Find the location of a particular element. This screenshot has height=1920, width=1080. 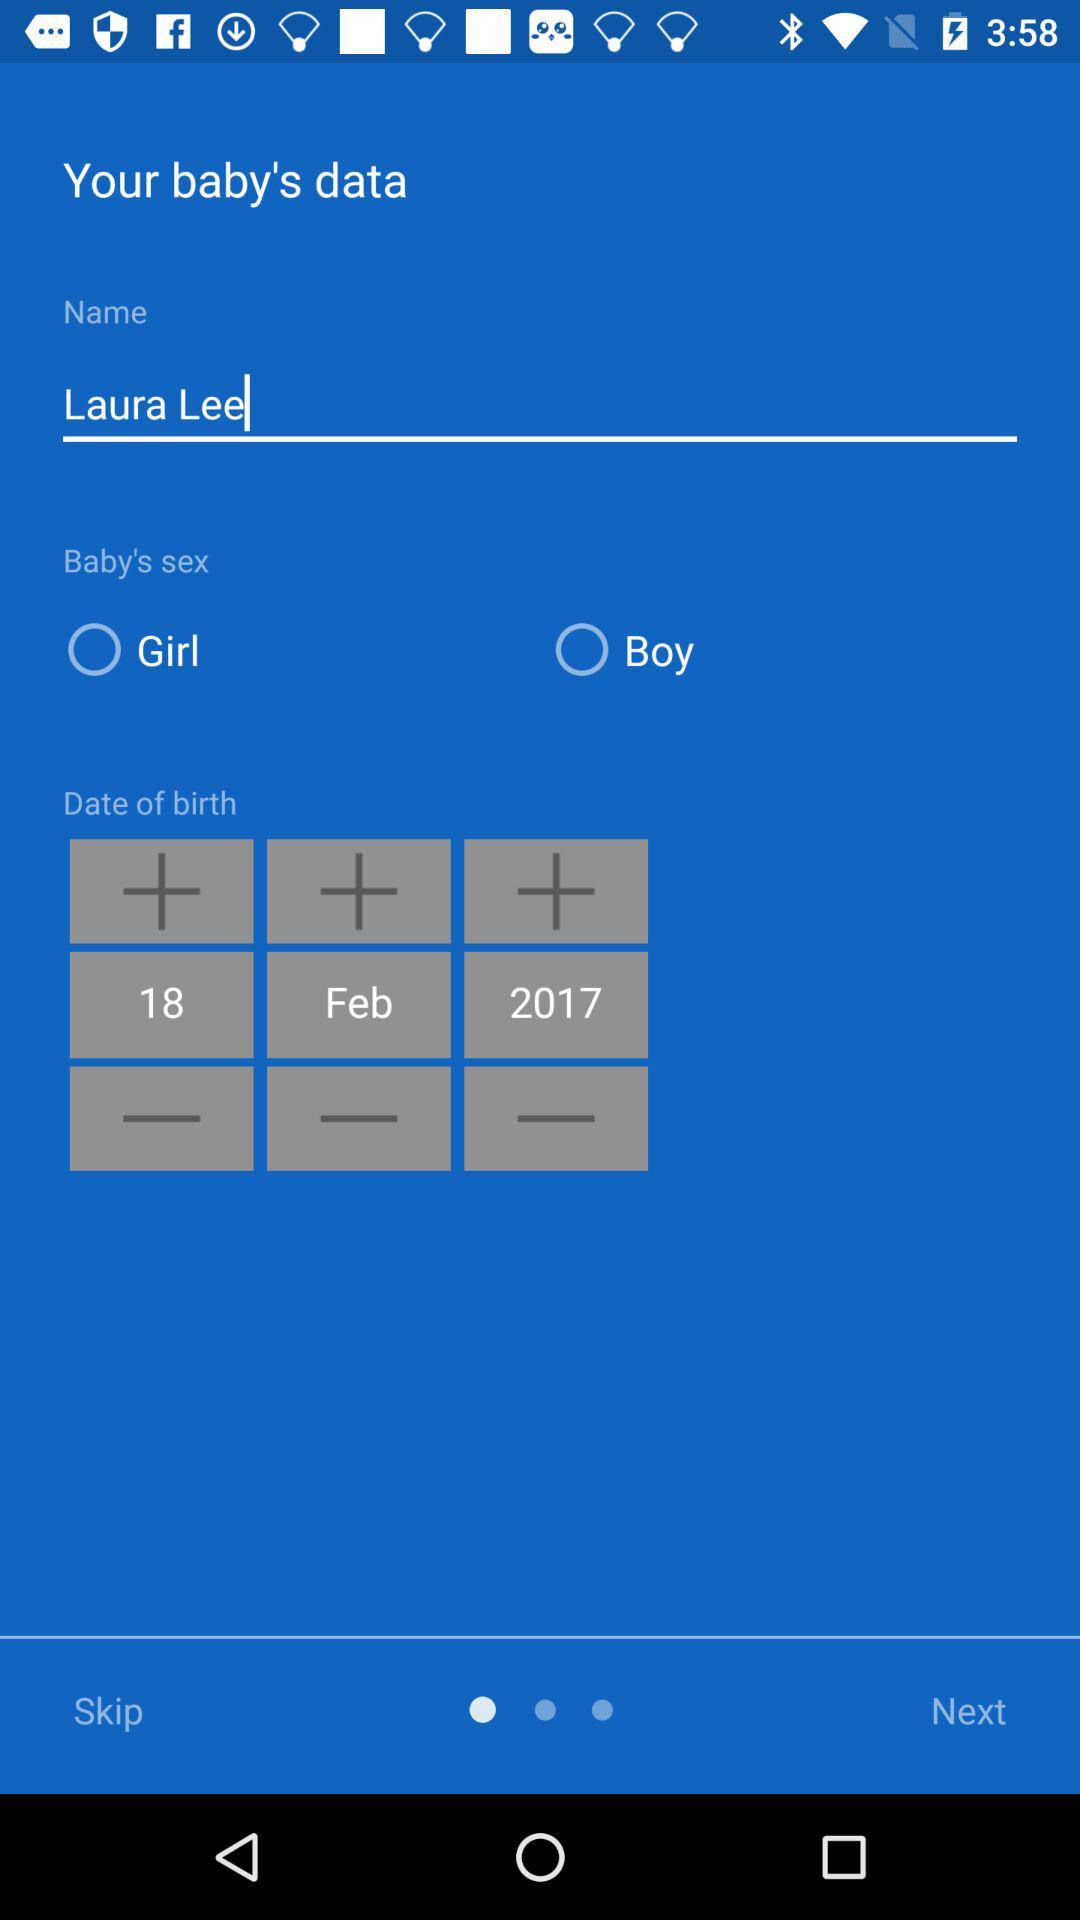

the icon below laura lee icon is located at coordinates (782, 649).